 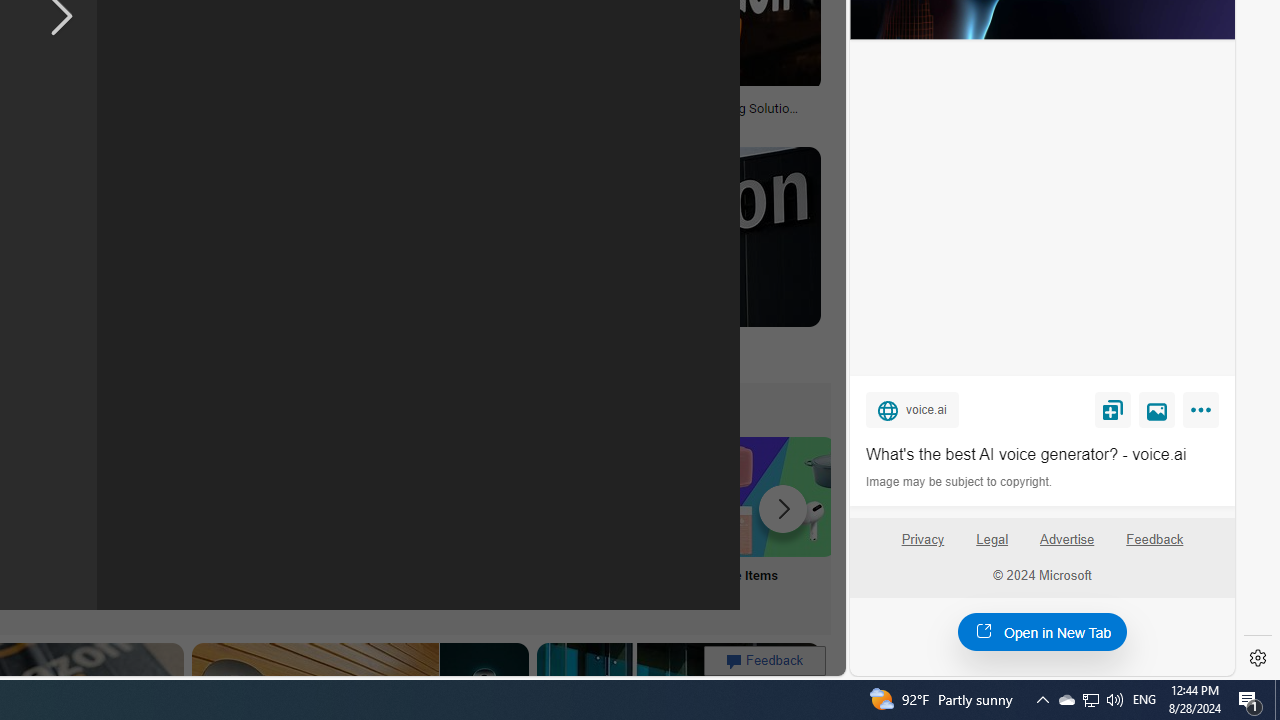 I want to click on 'Image may be subject to copyright.', so click(x=960, y=482).